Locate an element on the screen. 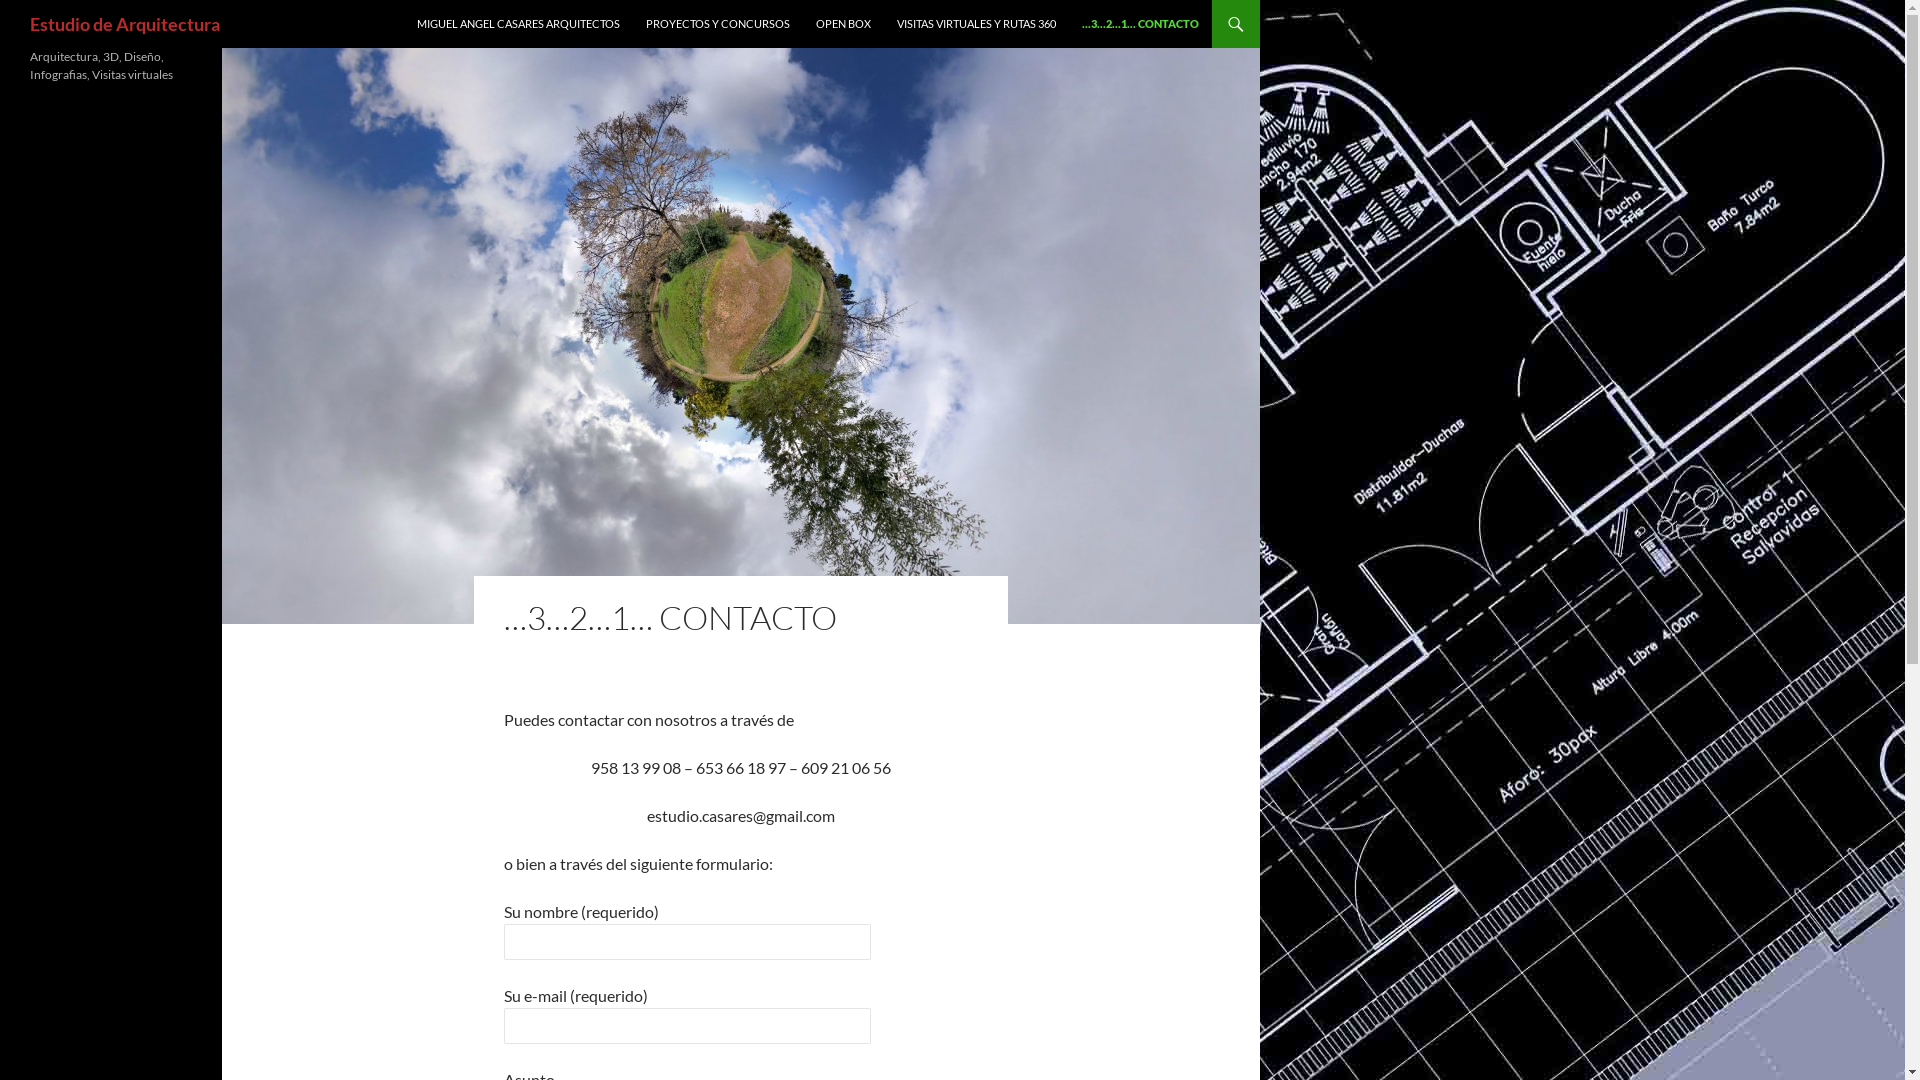 The height and width of the screenshot is (1080, 1920). 'MIGUEL ANGEL CASARES ARQUITECTOS' is located at coordinates (518, 23).